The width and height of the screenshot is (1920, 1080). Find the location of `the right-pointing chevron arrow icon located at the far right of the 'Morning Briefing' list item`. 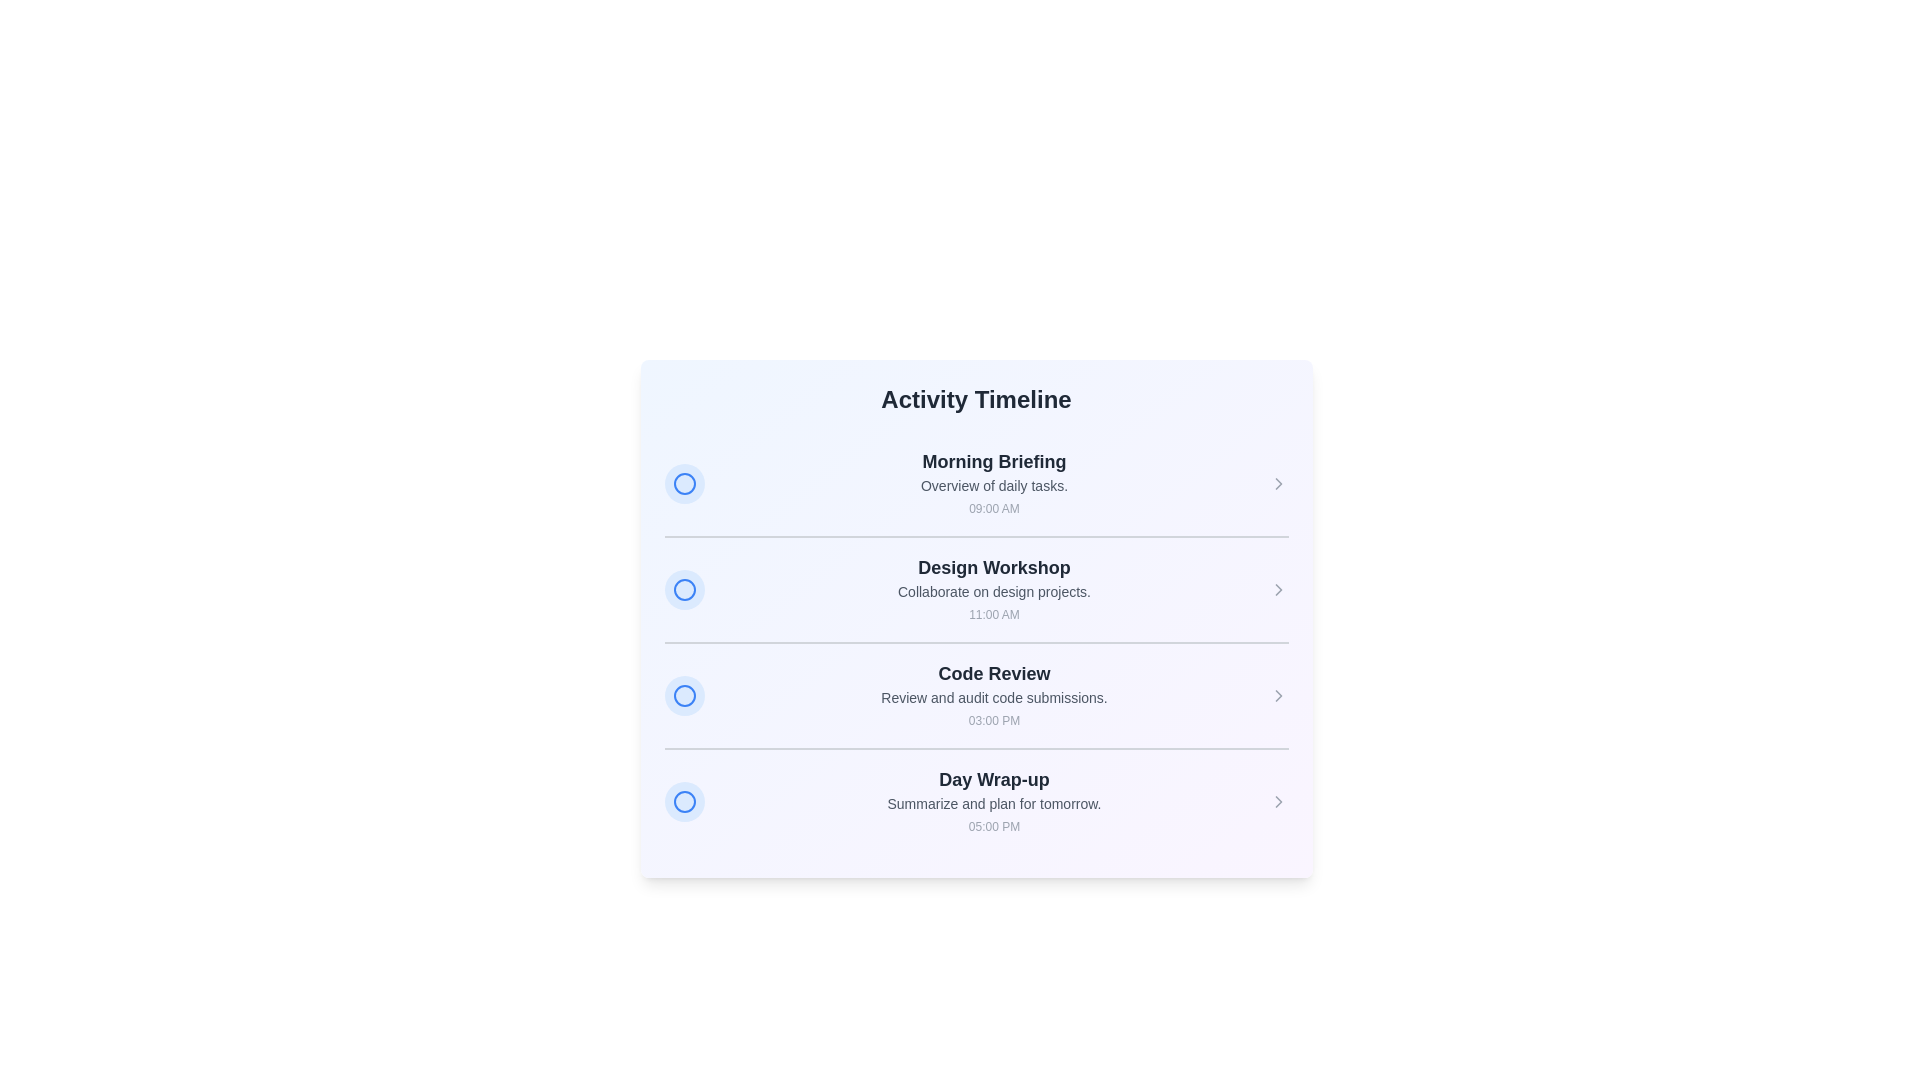

the right-pointing chevron arrow icon located at the far right of the 'Morning Briefing' list item is located at coordinates (1277, 483).